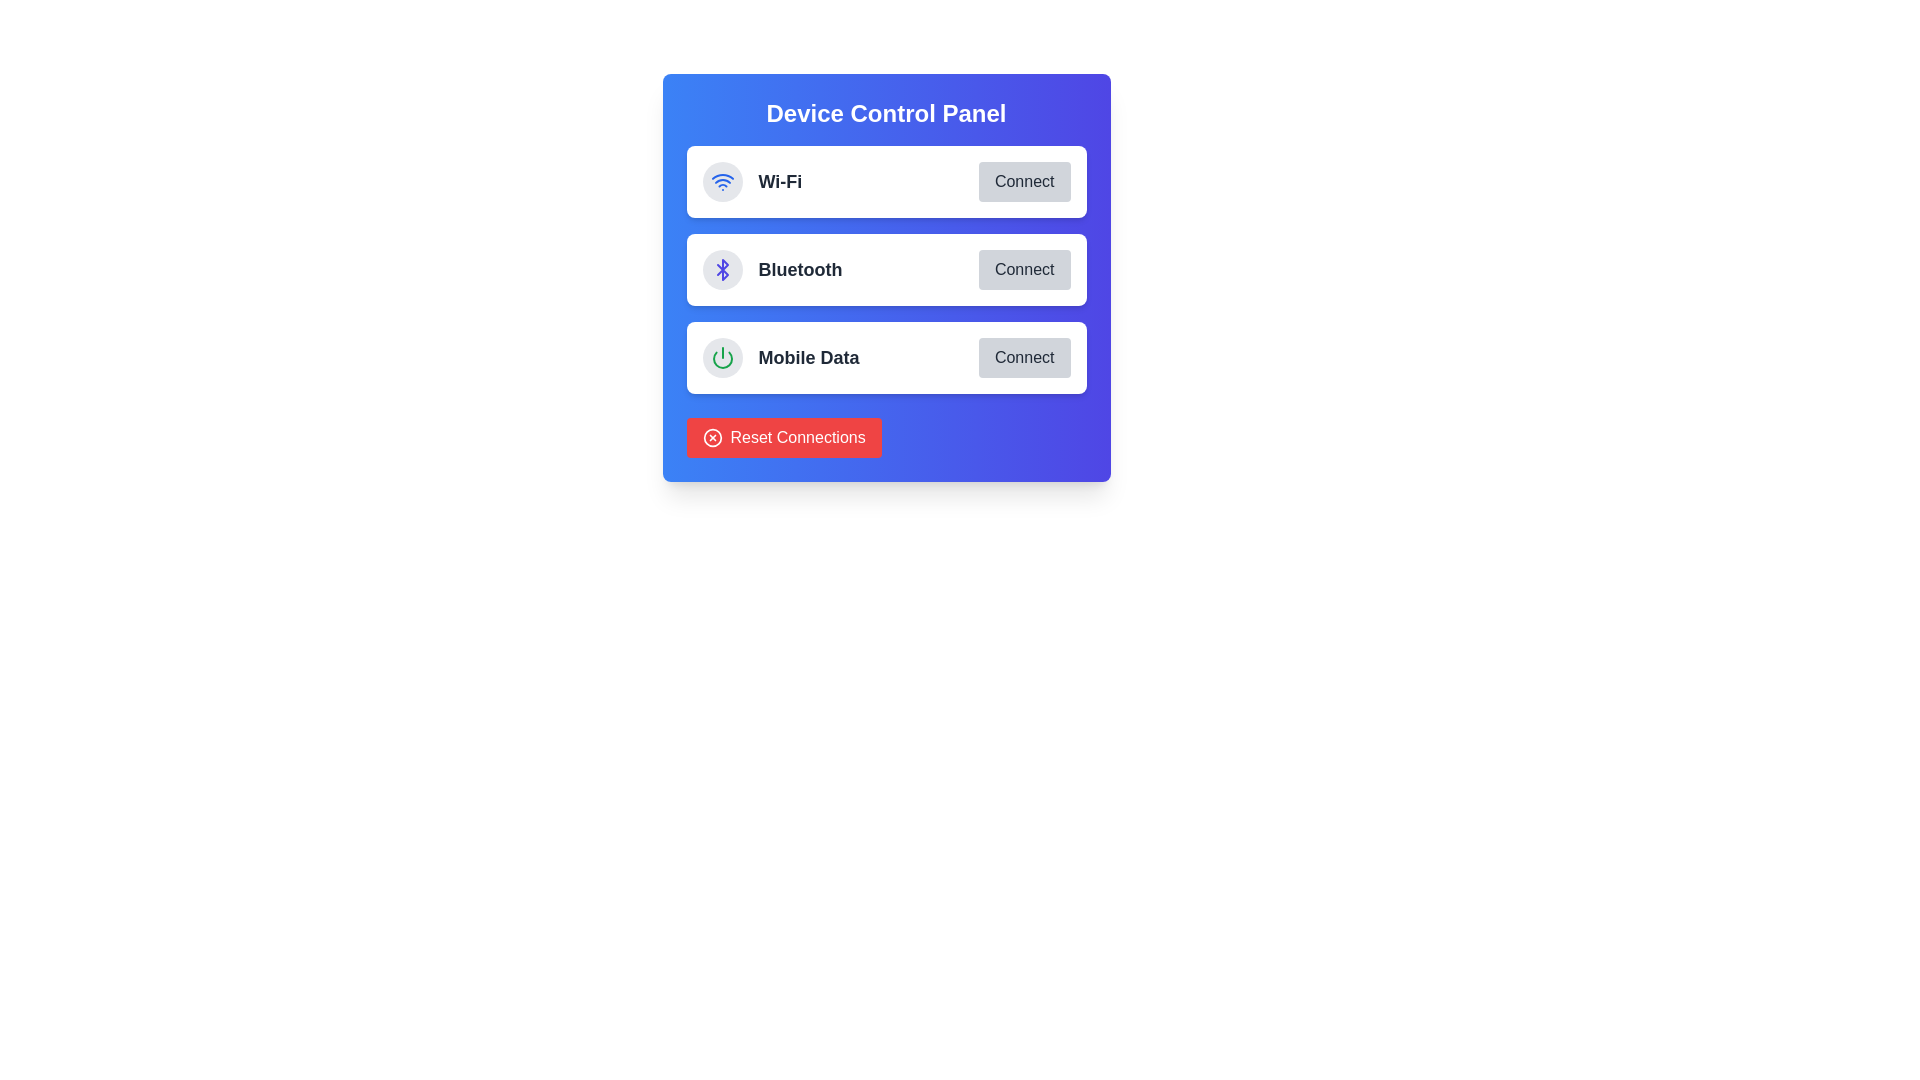  What do you see at coordinates (721, 181) in the screenshot?
I see `the blue Wi-Fi icon with curved lines, located in the top region of the 'Device Control Panel', to the left of the 'Wi-Fi' label` at bounding box center [721, 181].